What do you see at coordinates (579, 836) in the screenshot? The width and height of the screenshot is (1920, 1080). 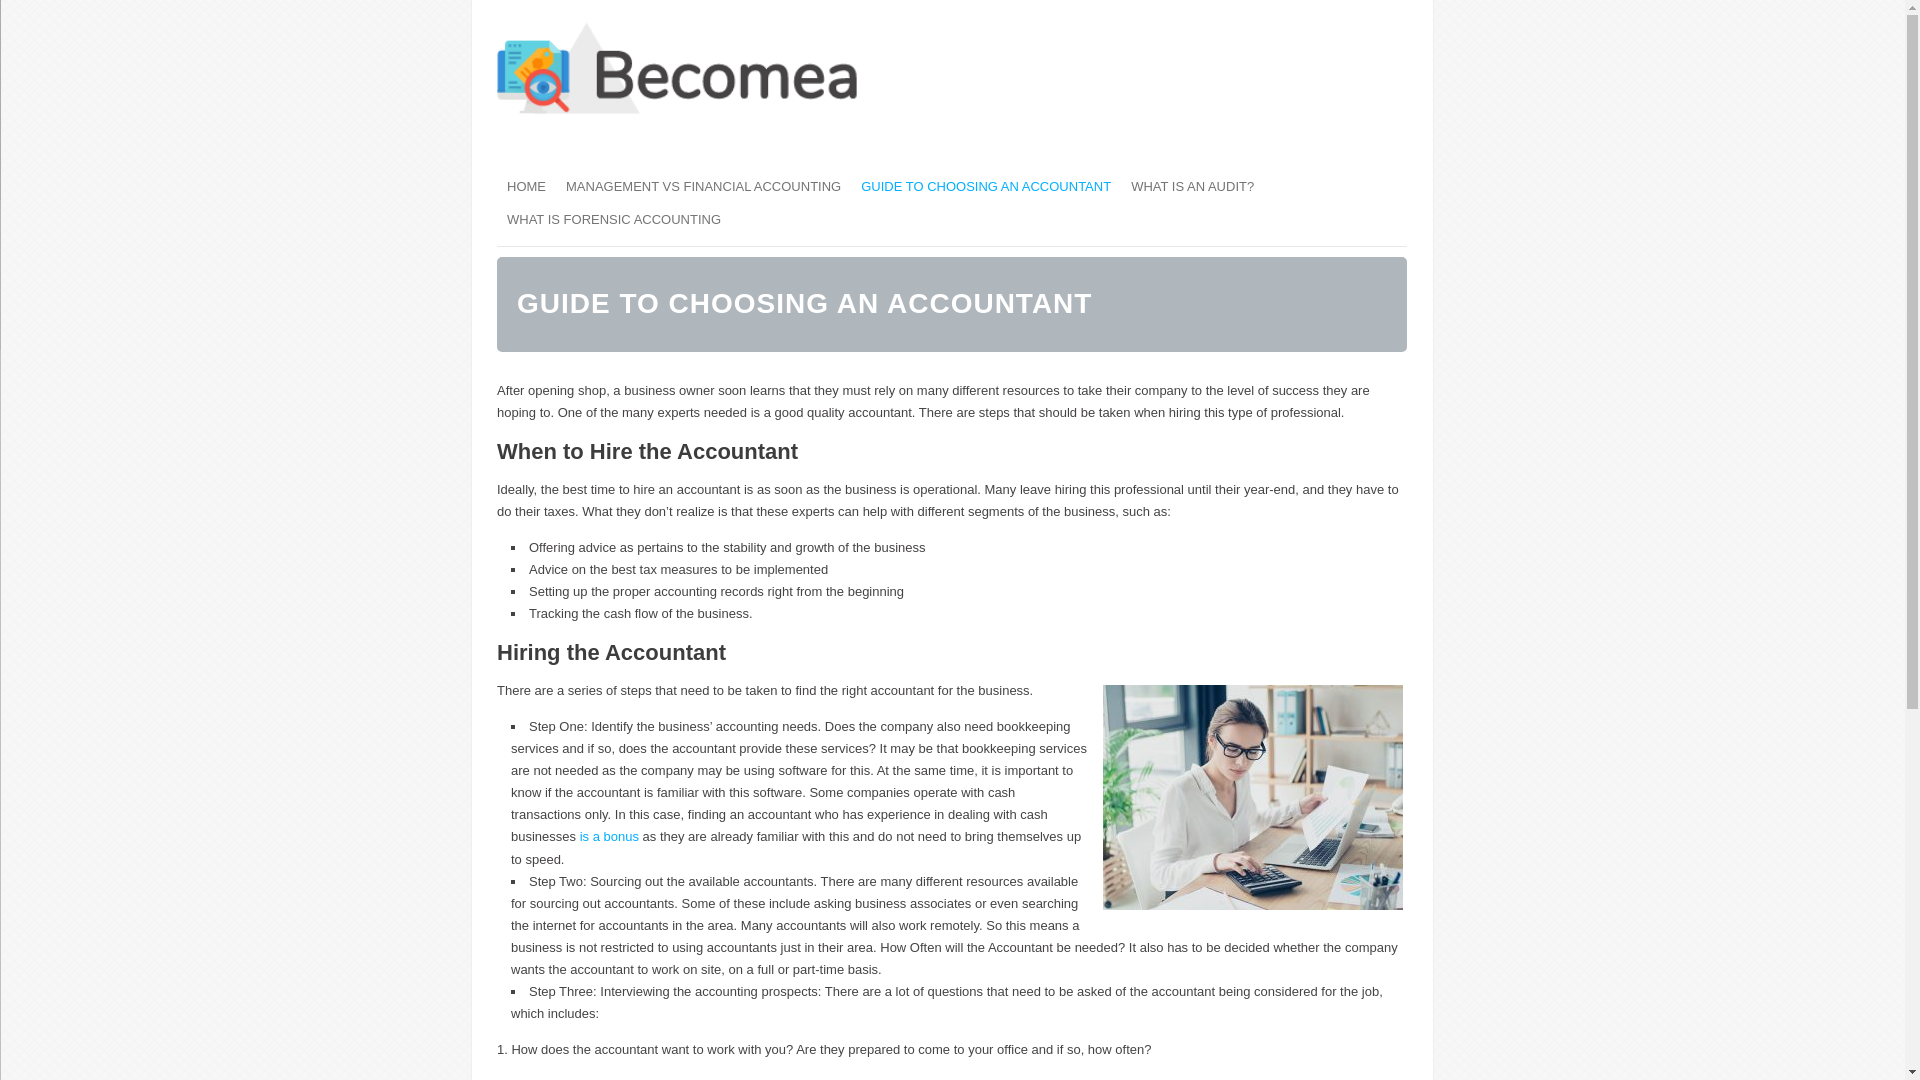 I see `'is a bonus'` at bounding box center [579, 836].